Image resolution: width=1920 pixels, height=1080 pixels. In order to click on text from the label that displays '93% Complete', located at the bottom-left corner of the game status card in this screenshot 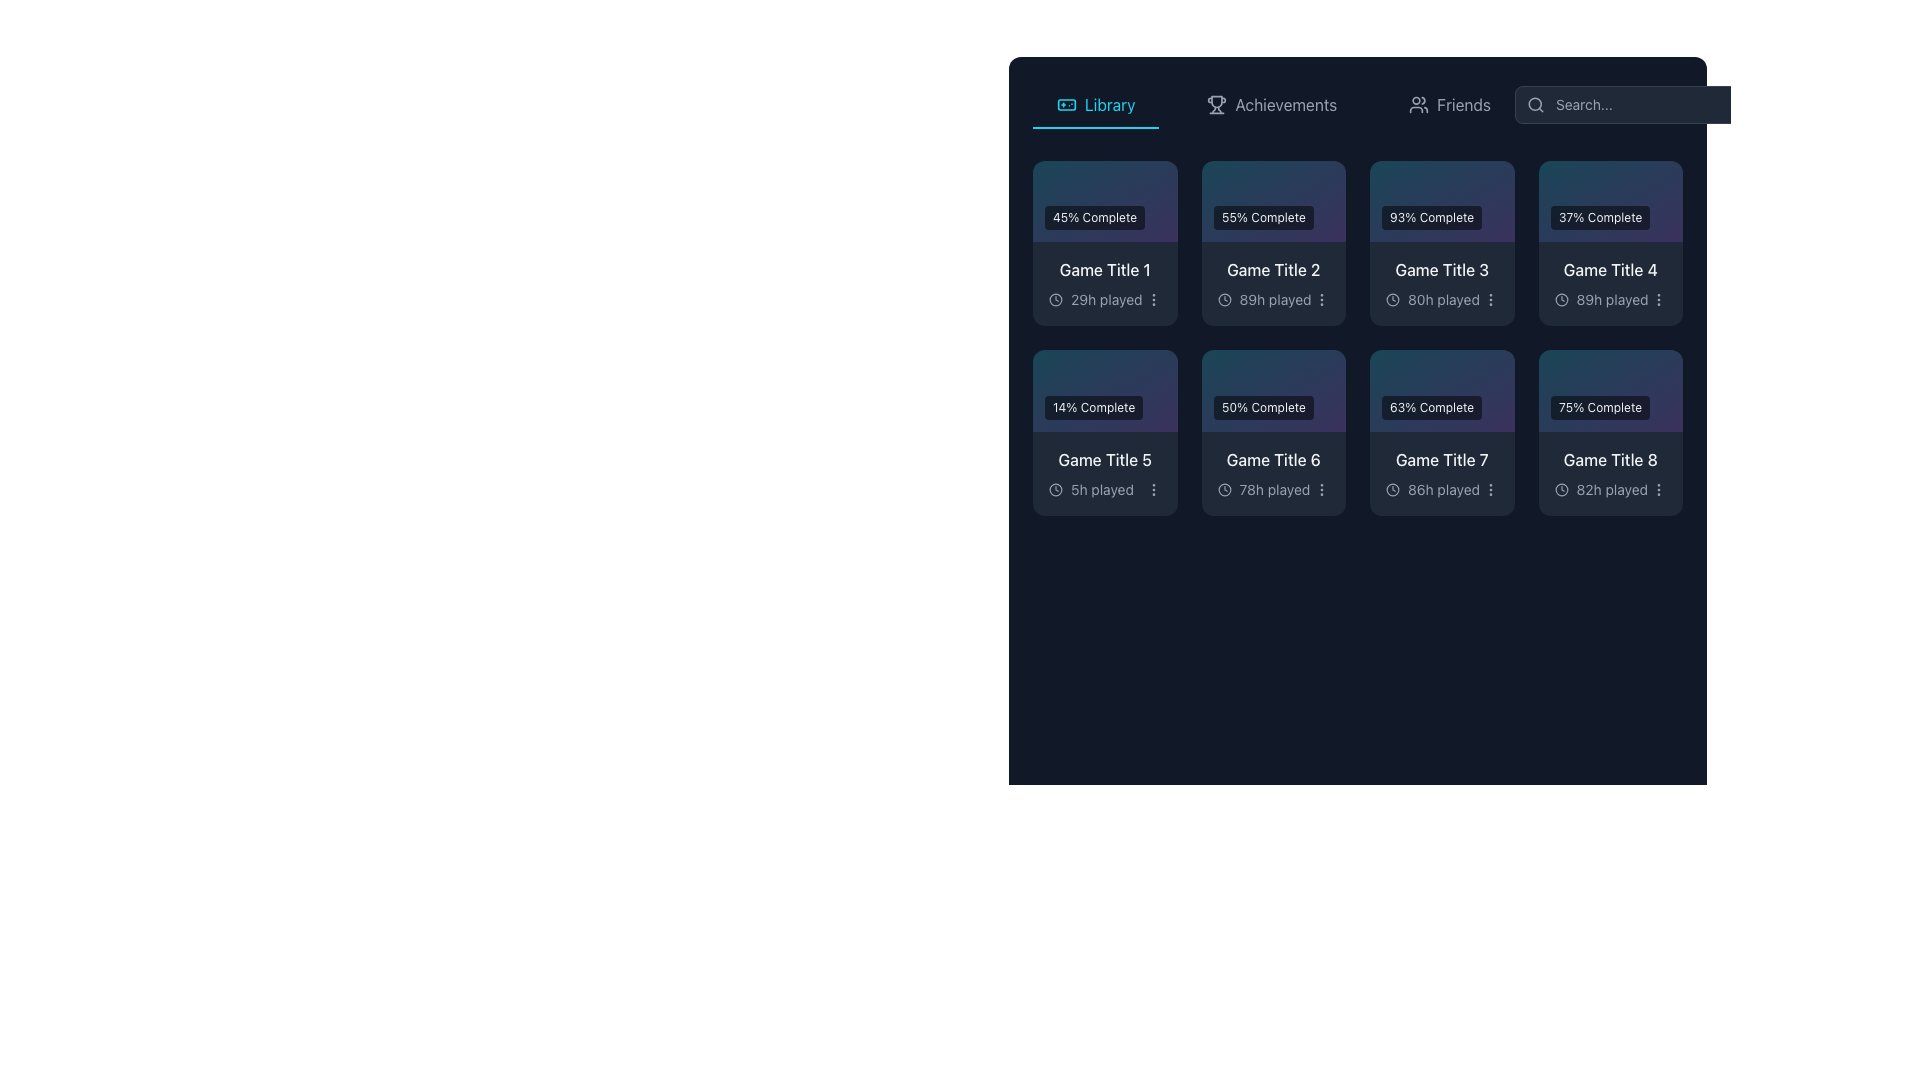, I will do `click(1431, 218)`.